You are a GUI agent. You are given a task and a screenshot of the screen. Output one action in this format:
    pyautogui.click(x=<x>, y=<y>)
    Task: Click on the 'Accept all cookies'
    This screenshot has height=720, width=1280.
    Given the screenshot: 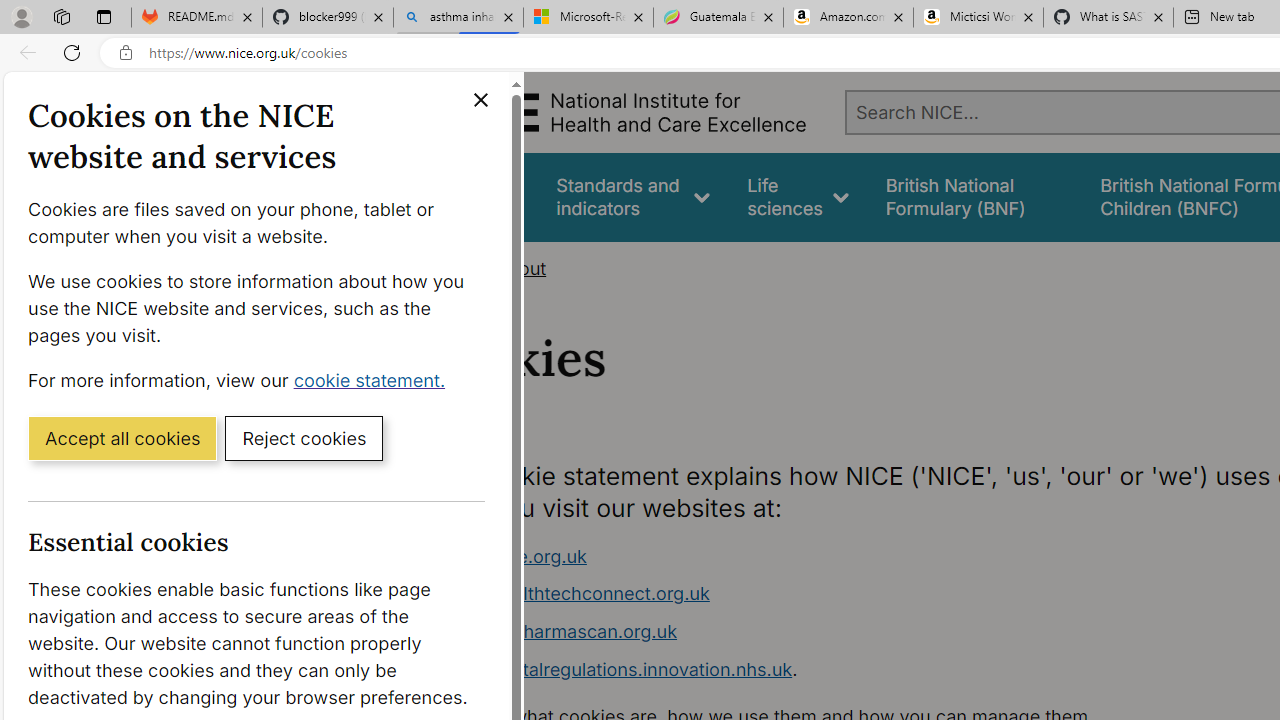 What is the action you would take?
    pyautogui.click(x=121, y=436)
    